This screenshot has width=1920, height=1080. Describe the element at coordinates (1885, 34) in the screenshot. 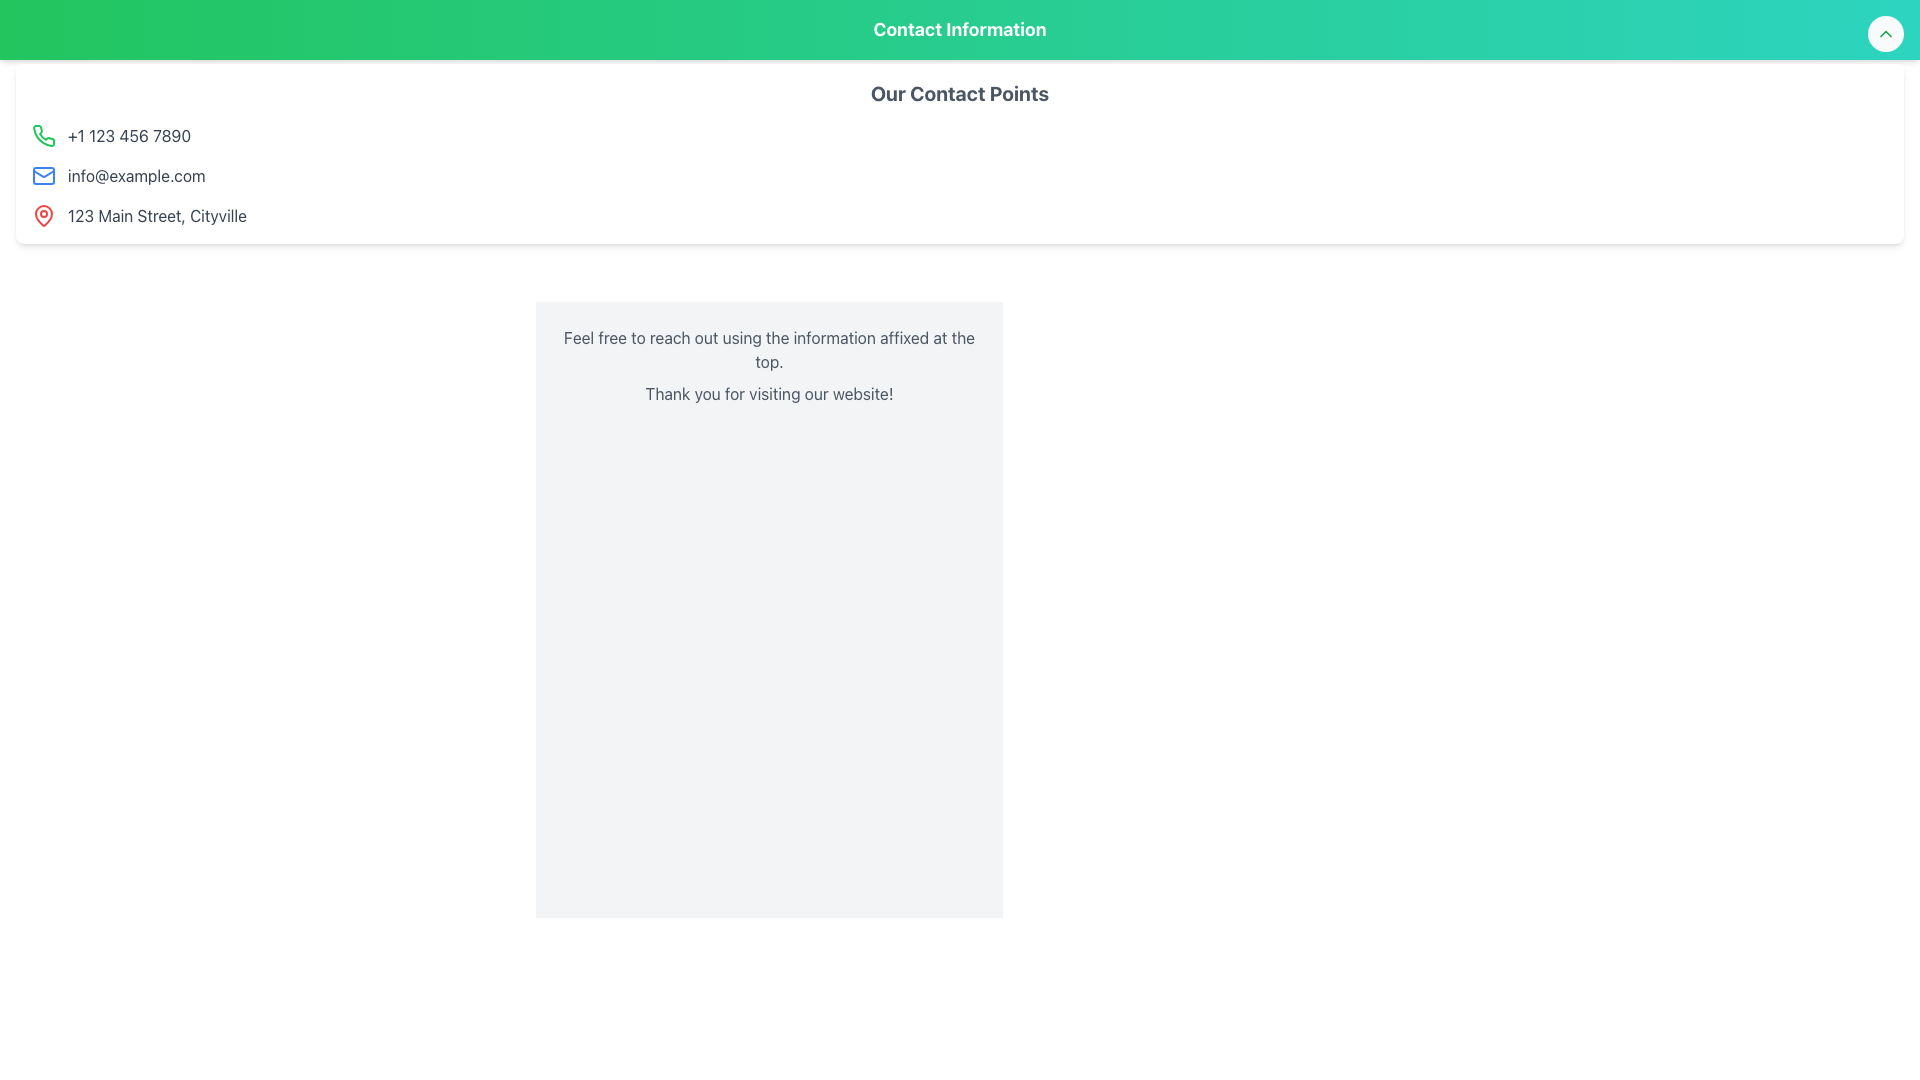

I see `the 'scroll to top' button located in the top-right corner of the 'Contact Information' header` at that location.